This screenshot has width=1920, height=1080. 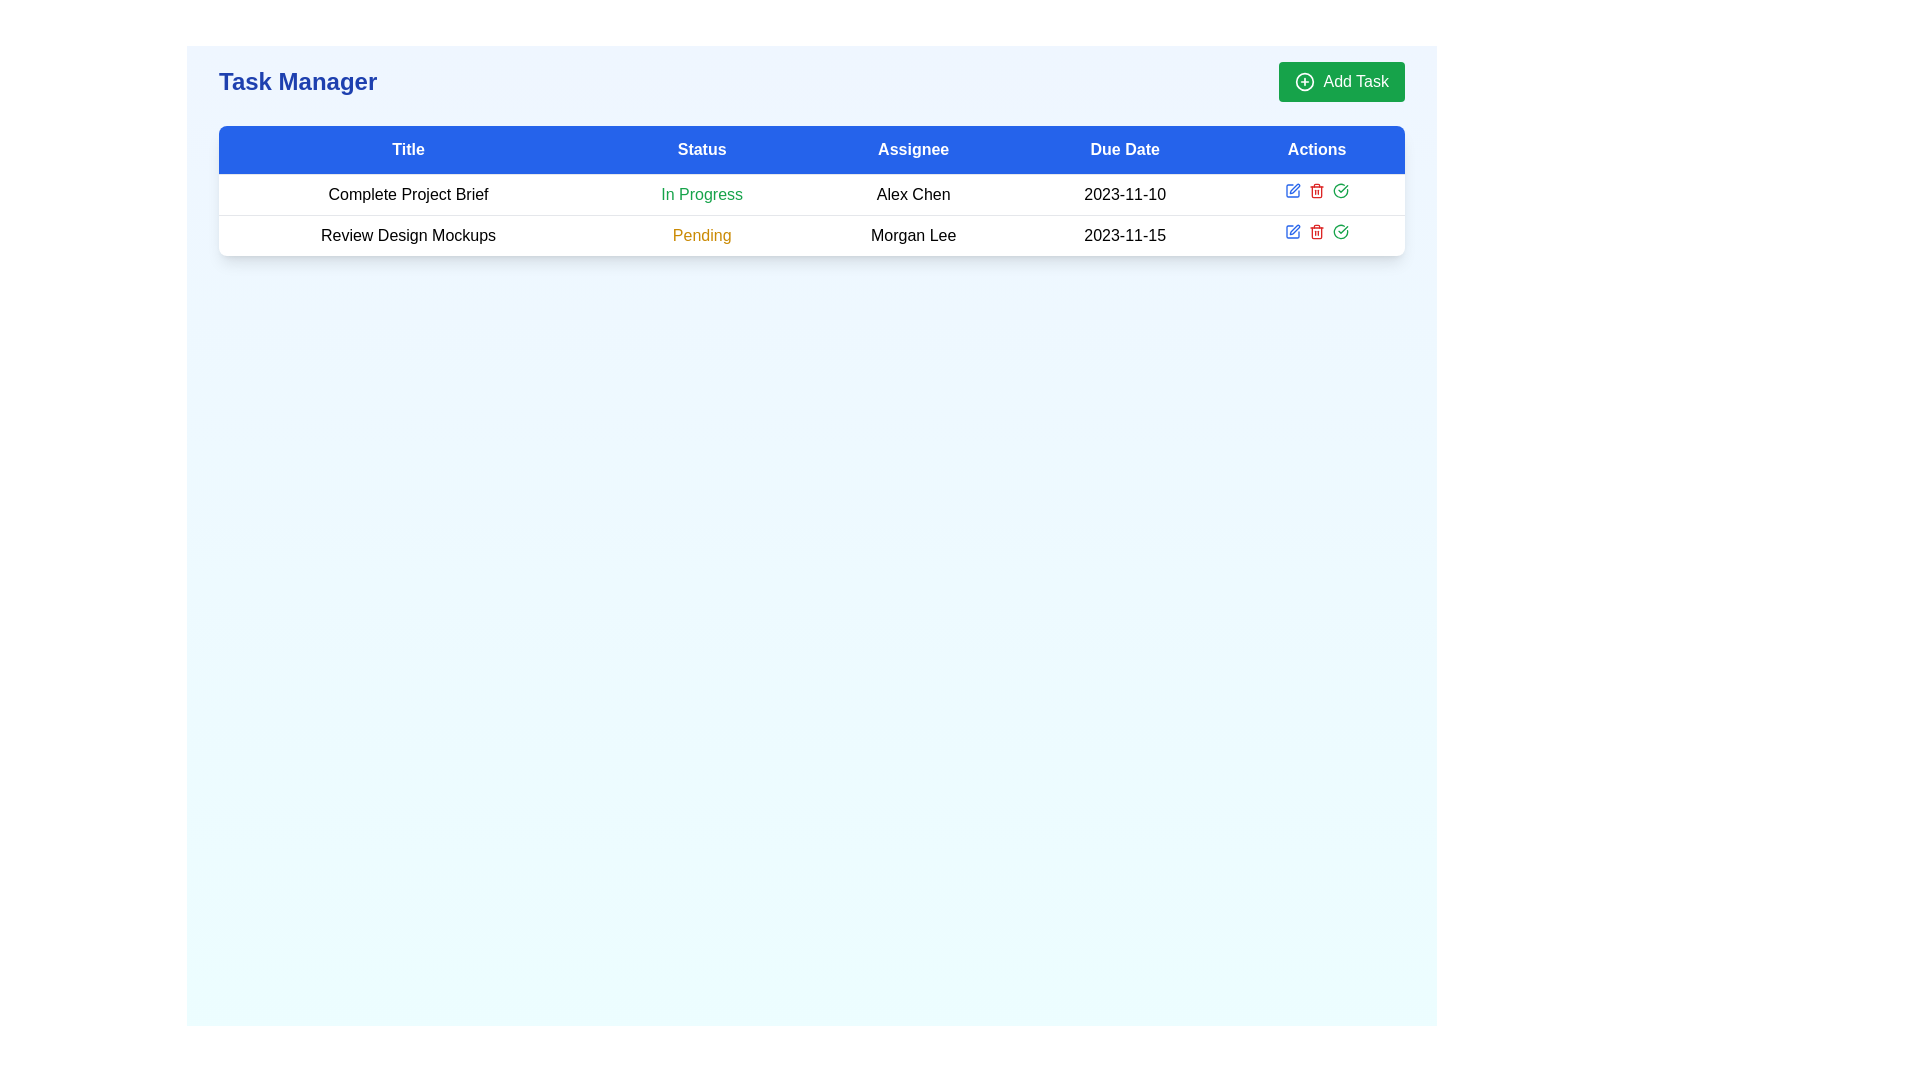 What do you see at coordinates (407, 149) in the screenshot?
I see `the Label/Text Header element which serves as a header for a table column, located as the first item from the left in the header section` at bounding box center [407, 149].